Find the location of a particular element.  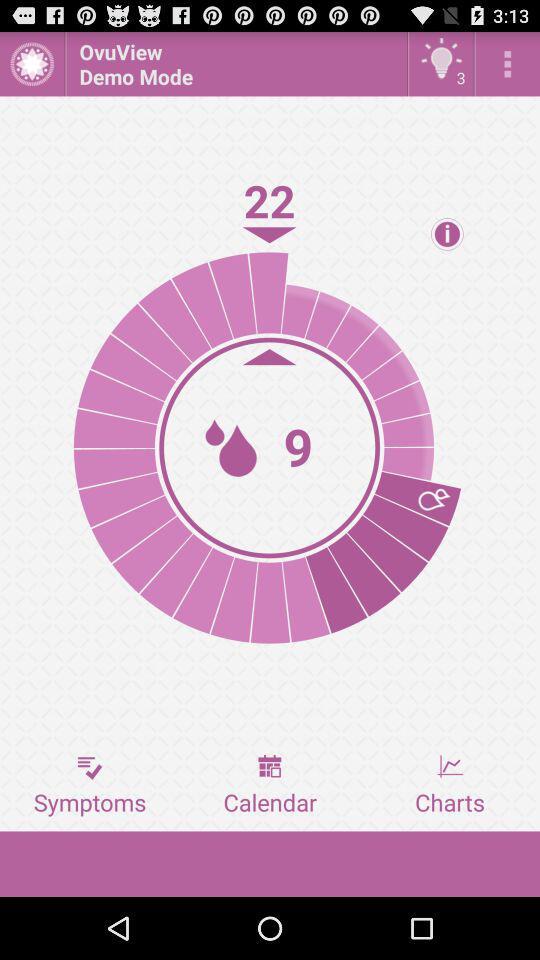

icon below symptoms is located at coordinates (270, 863).